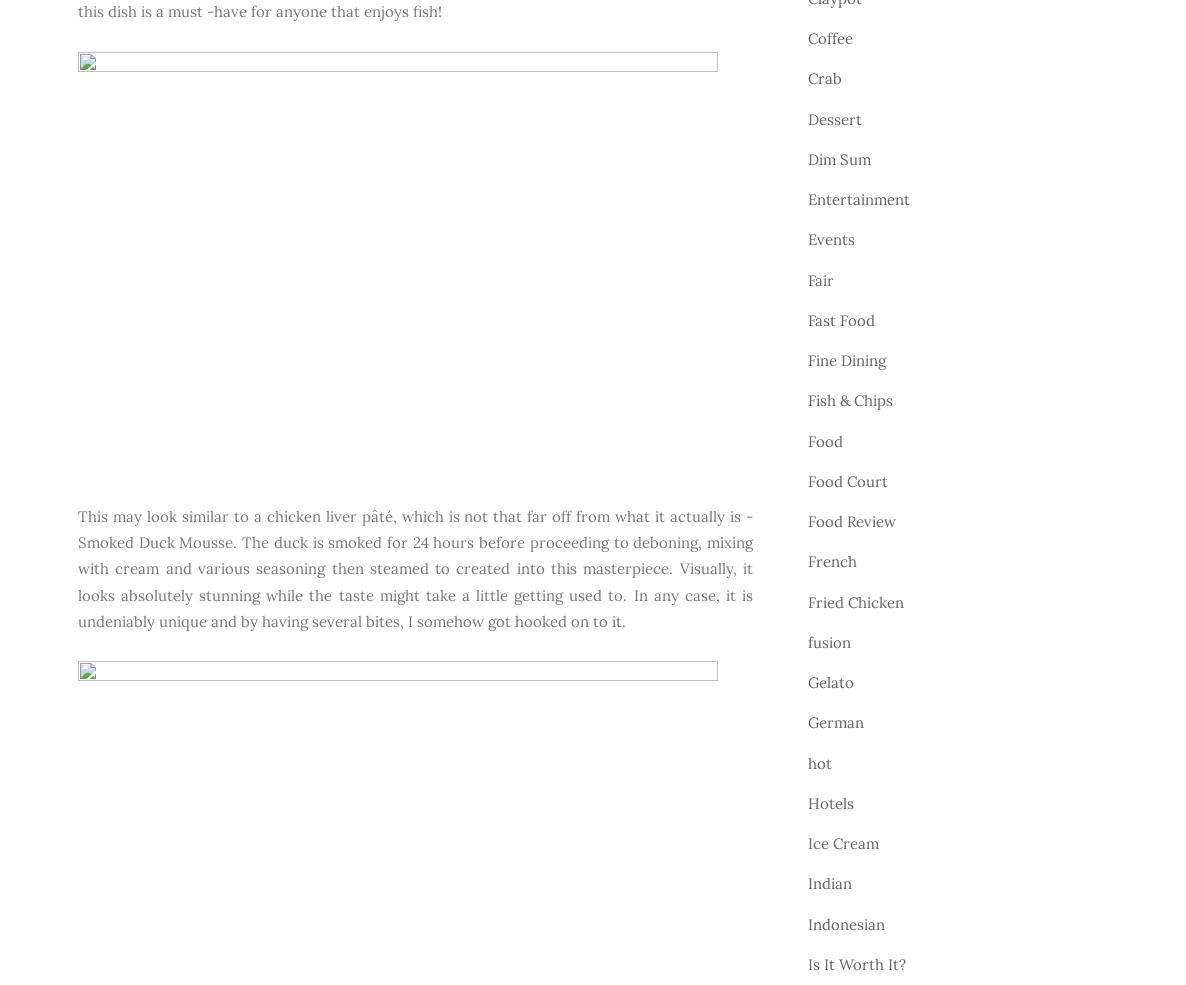 The height and width of the screenshot is (985, 1186). I want to click on 'Indian', so click(829, 882).